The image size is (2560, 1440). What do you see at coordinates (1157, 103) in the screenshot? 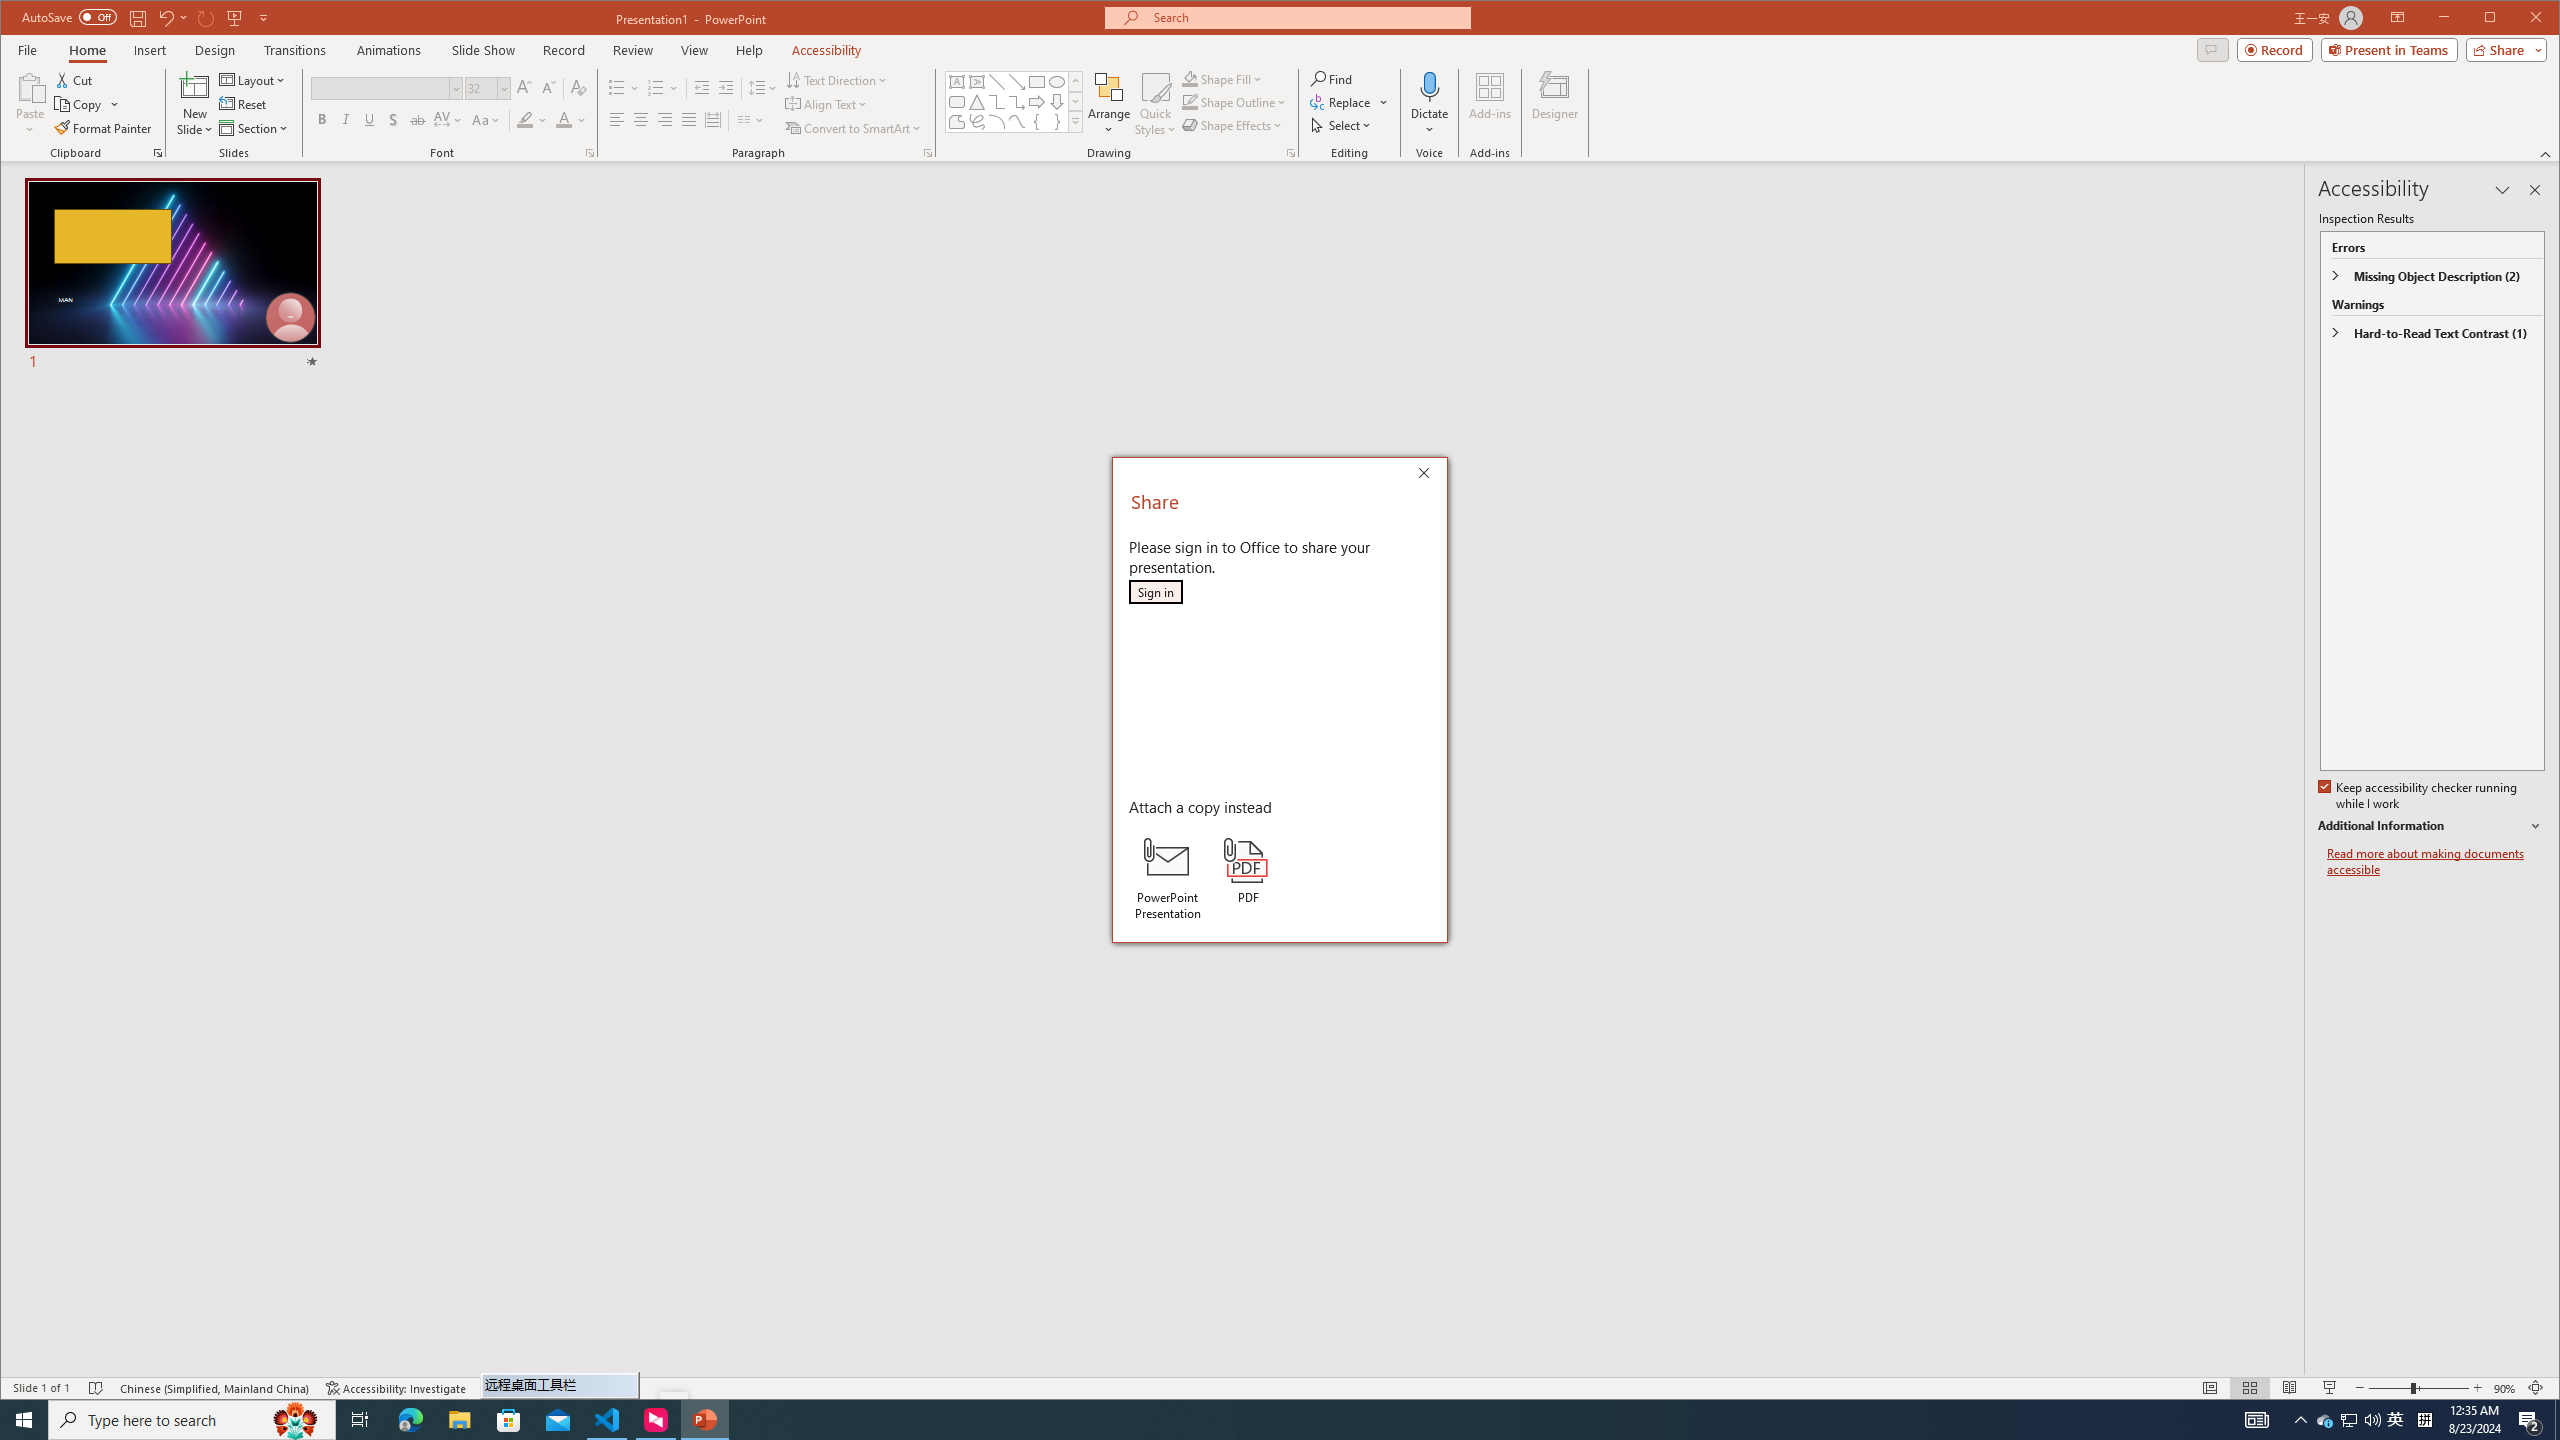
I see `'Quick Styles'` at bounding box center [1157, 103].